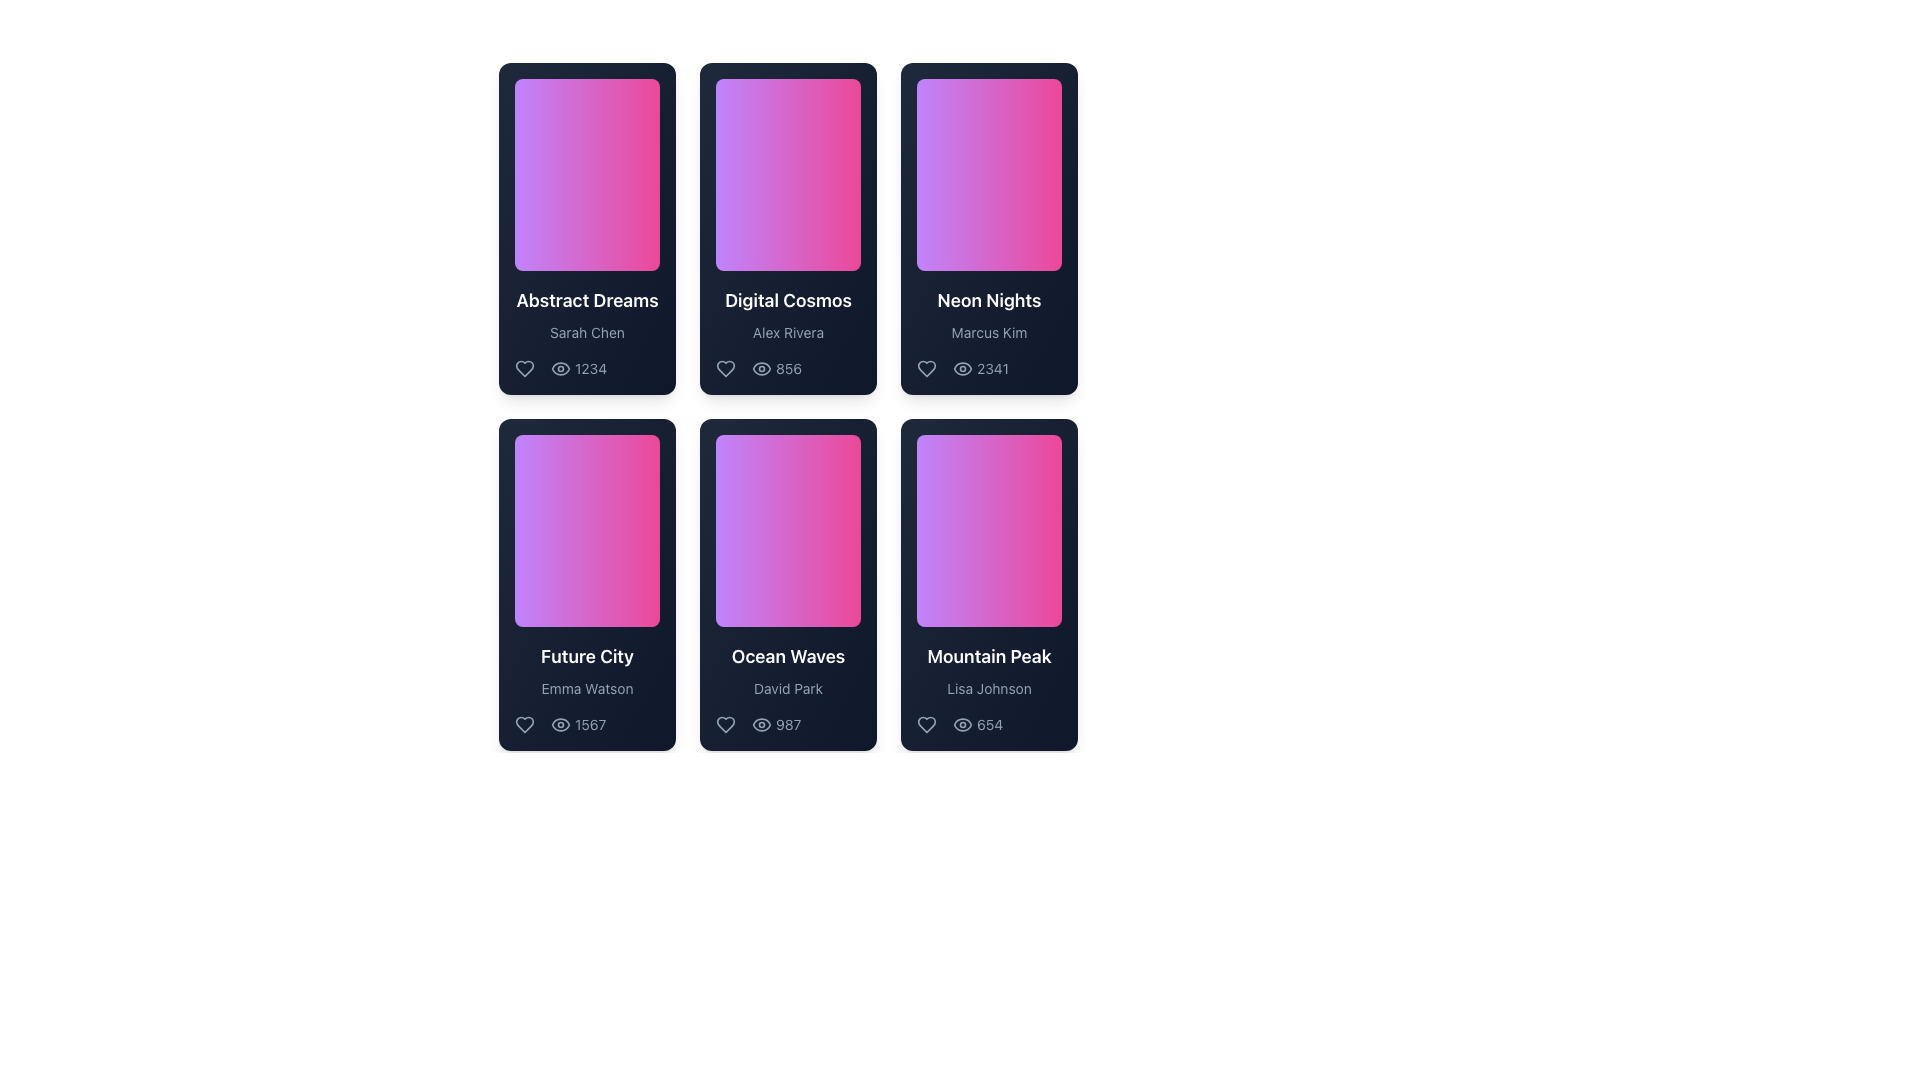 The height and width of the screenshot is (1080, 1920). I want to click on the content card located in the second column of the second row, positioned between 'Future City' and 'Mountain Peak', so click(787, 585).